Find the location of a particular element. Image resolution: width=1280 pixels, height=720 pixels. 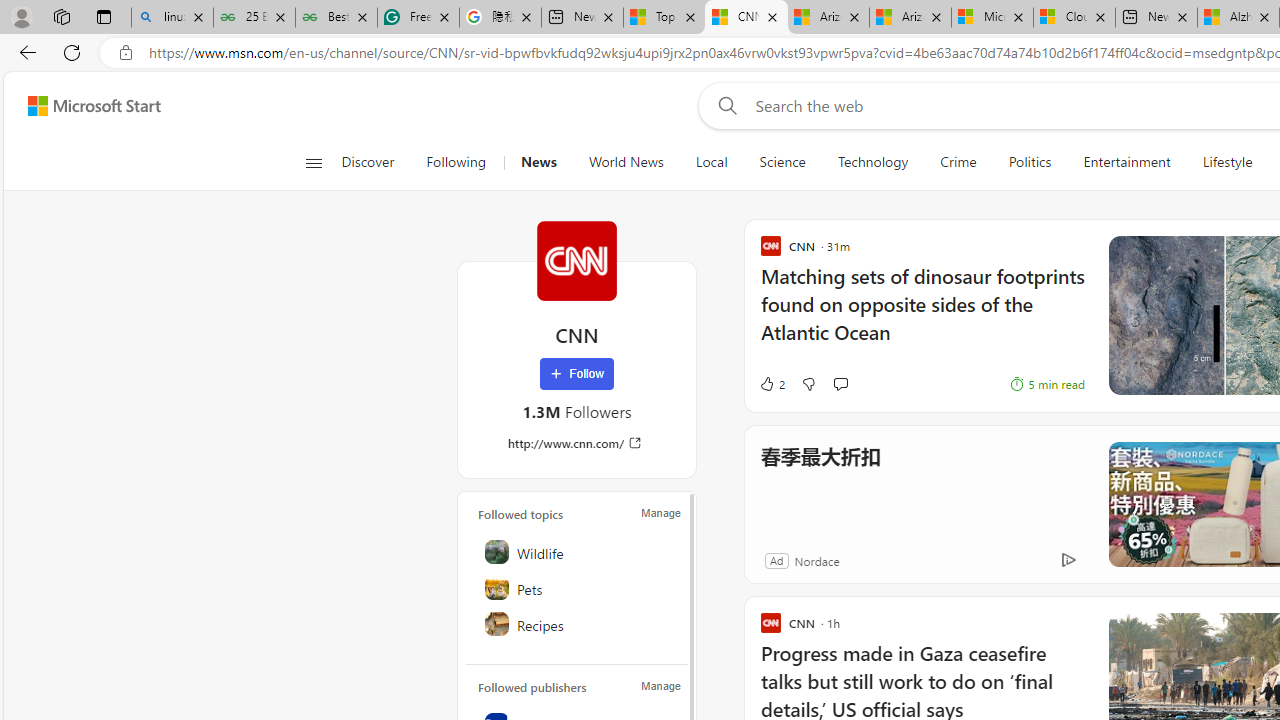

'http://www.cnn.com/' is located at coordinates (575, 442).